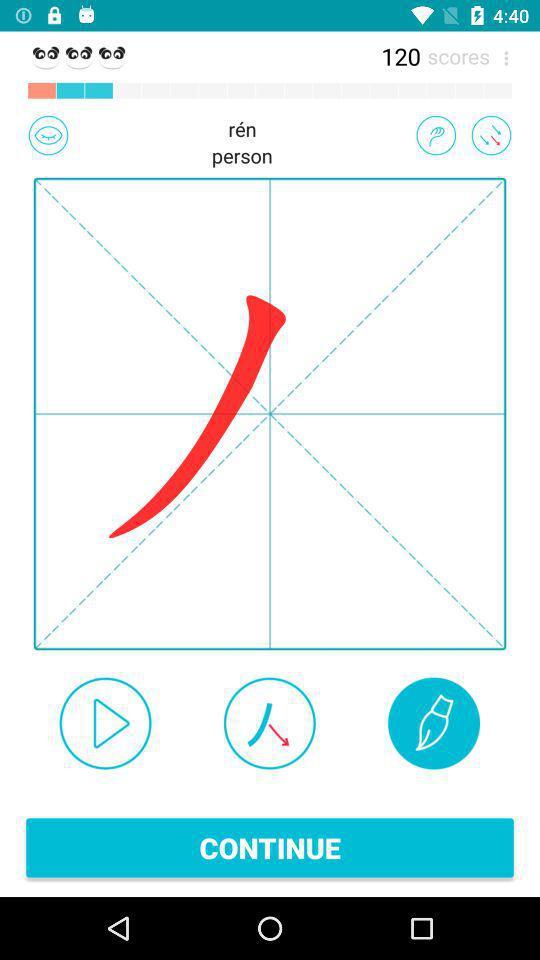 The width and height of the screenshot is (540, 960). I want to click on first option from right in the bottom second row, so click(432, 723).